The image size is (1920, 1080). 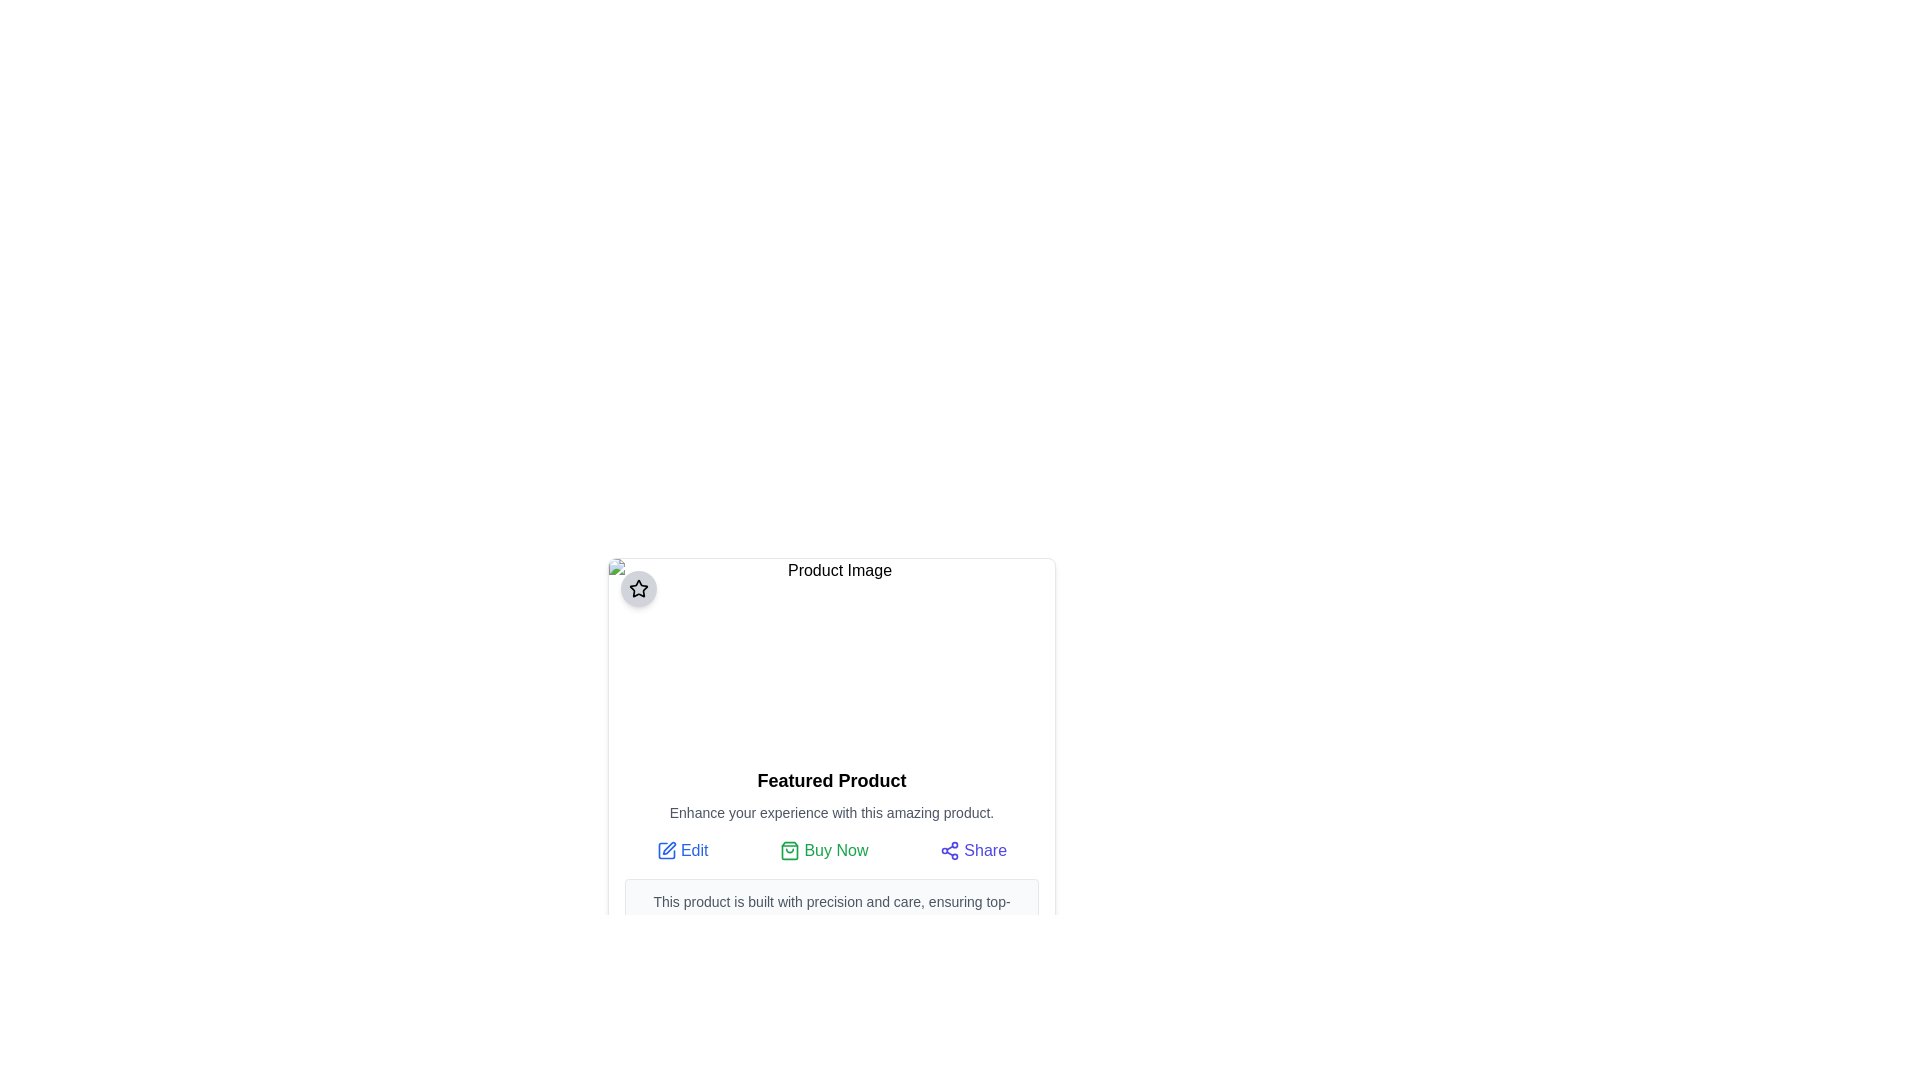 What do you see at coordinates (831, 655) in the screenshot?
I see `the rectangular image placeholder labeled 'Product Image' located at the top section of the card layout` at bounding box center [831, 655].